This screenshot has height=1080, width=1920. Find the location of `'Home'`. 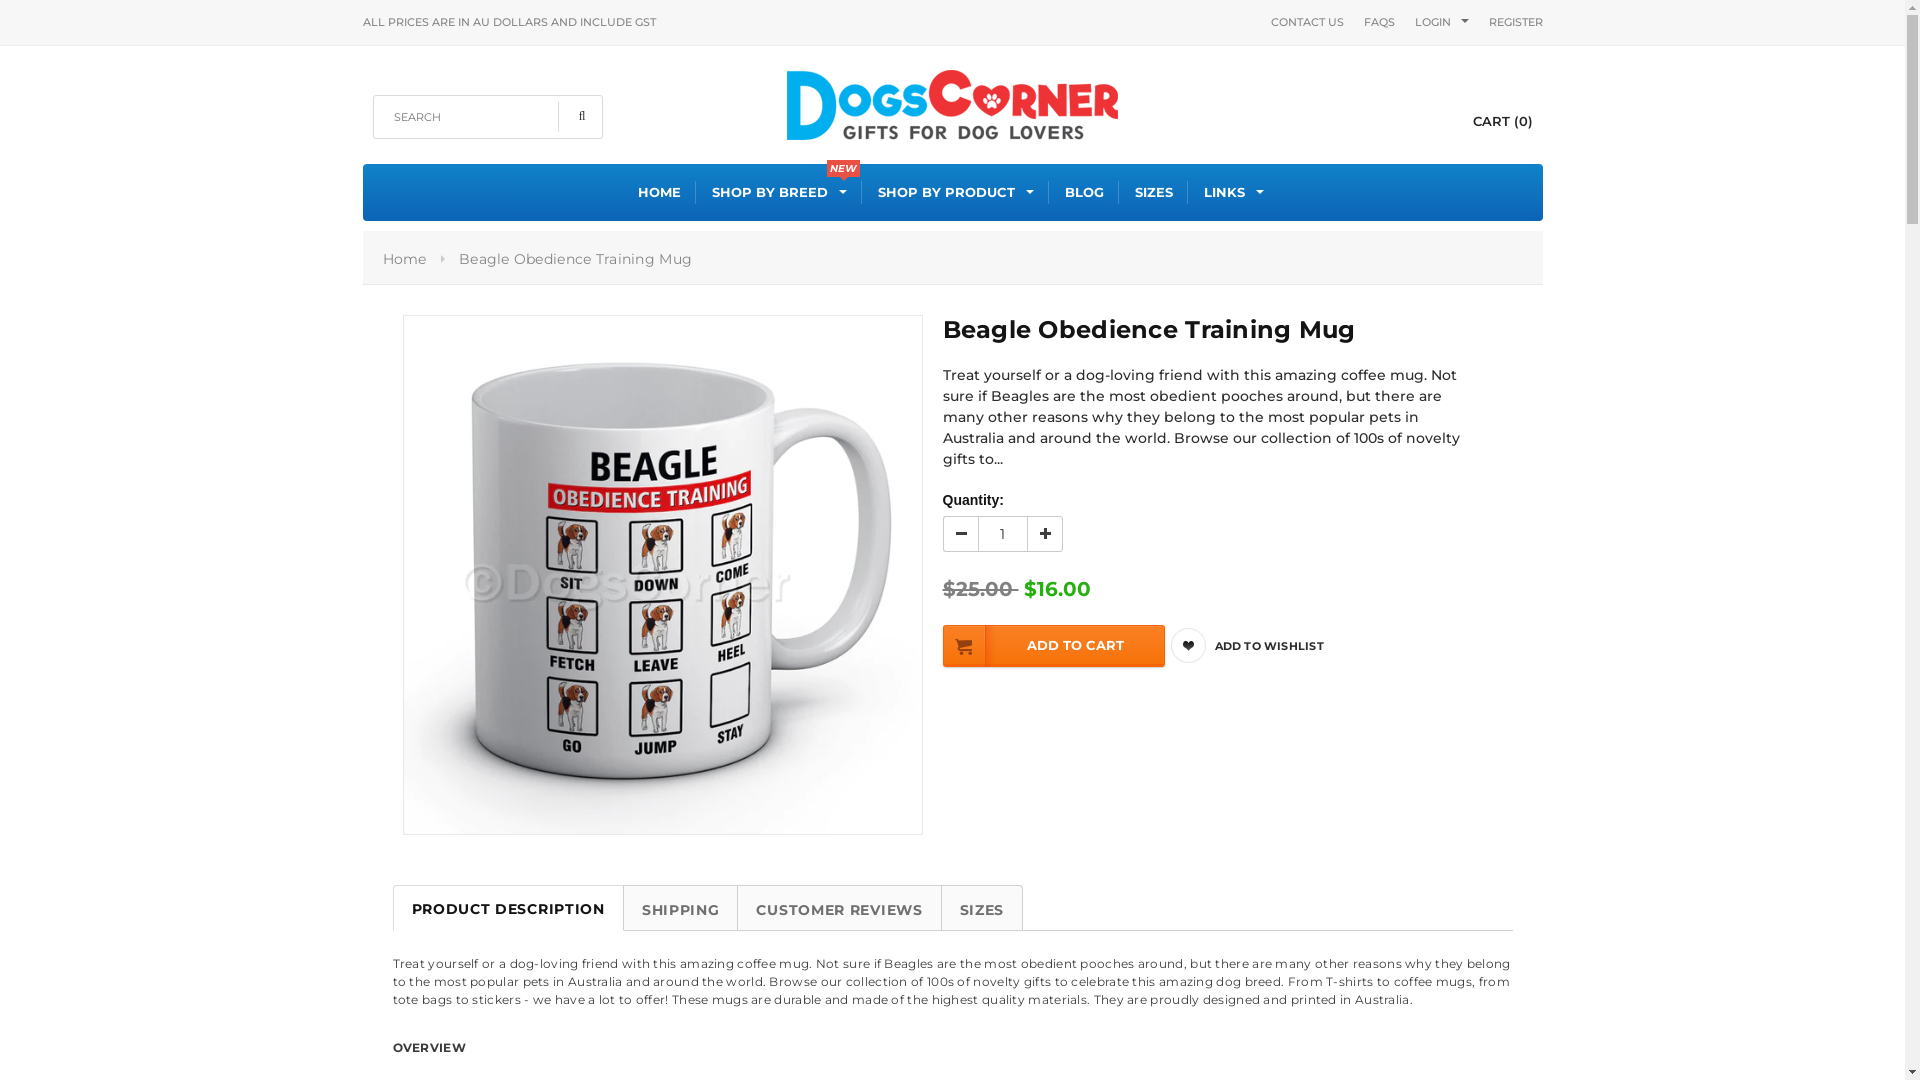

'Home' is located at coordinates (402, 257).